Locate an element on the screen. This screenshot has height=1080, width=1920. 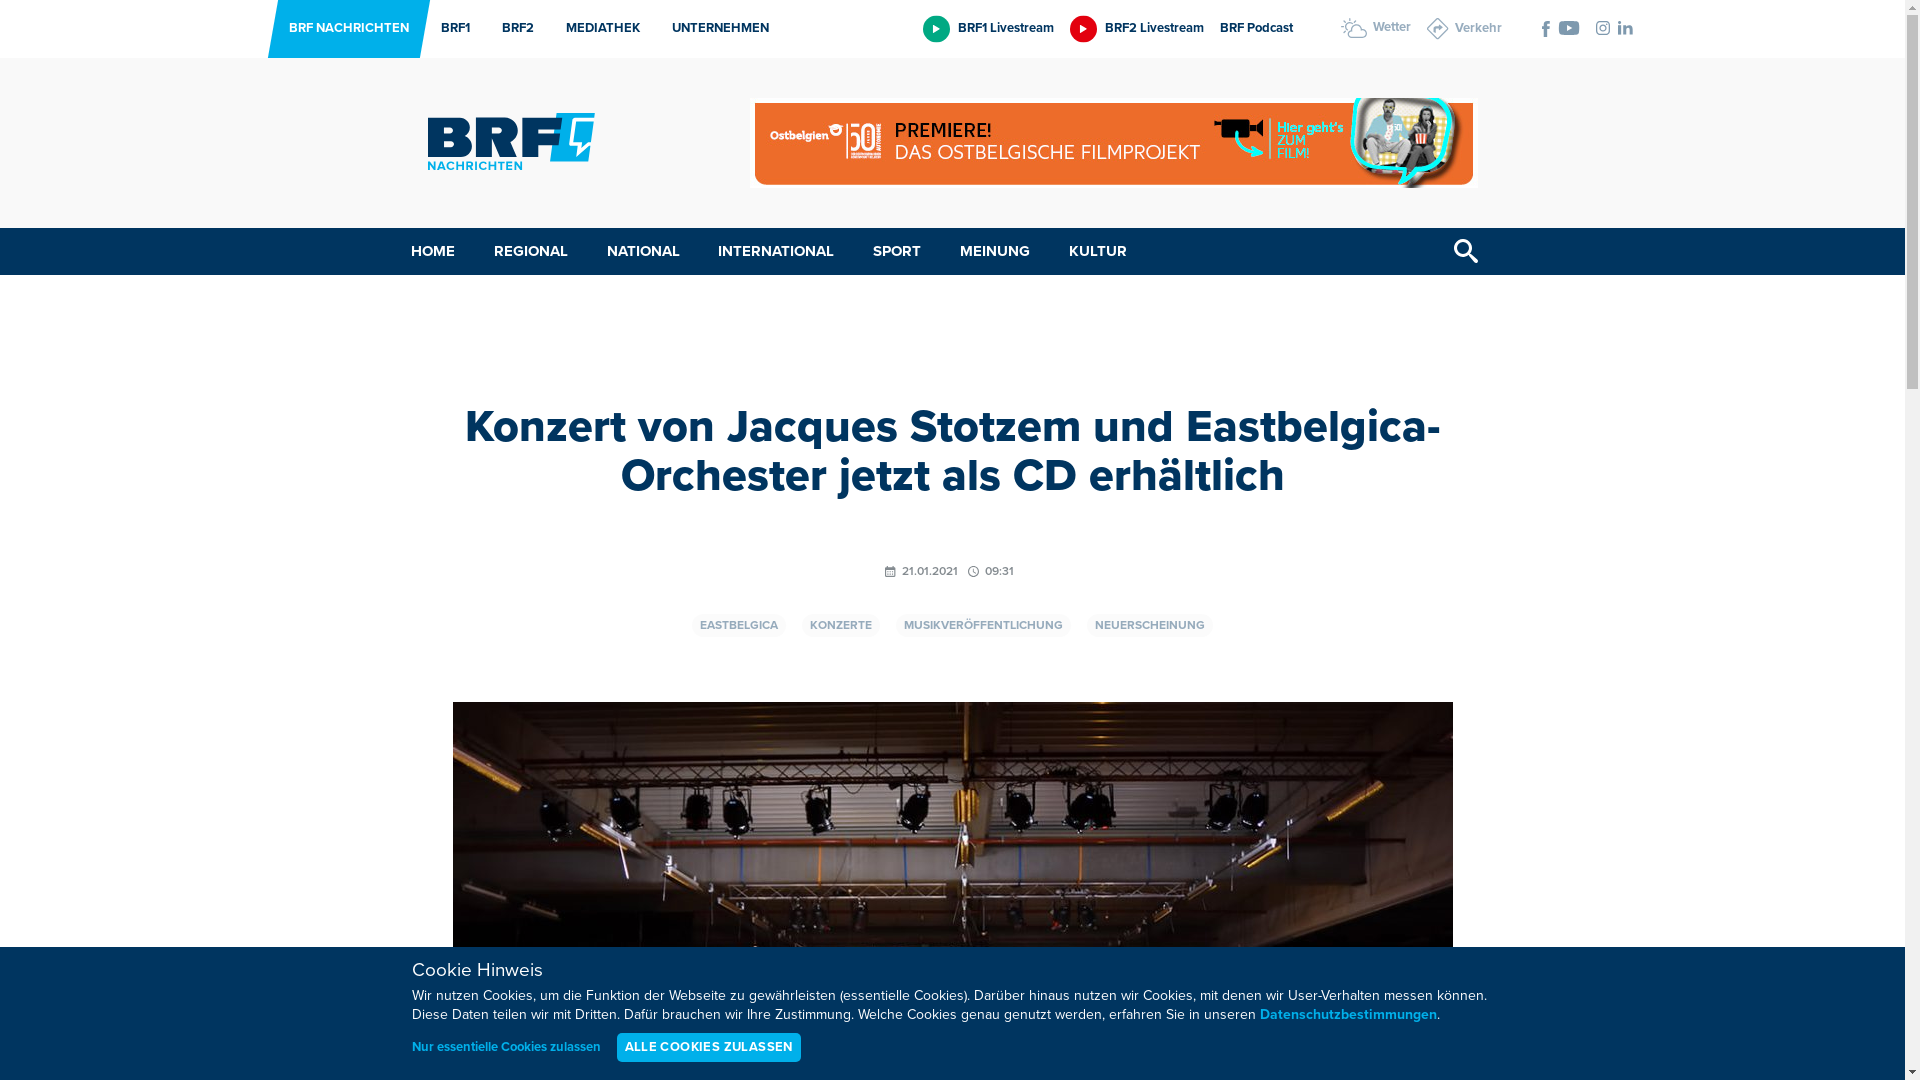
'KONZERTE' is located at coordinates (840, 624).